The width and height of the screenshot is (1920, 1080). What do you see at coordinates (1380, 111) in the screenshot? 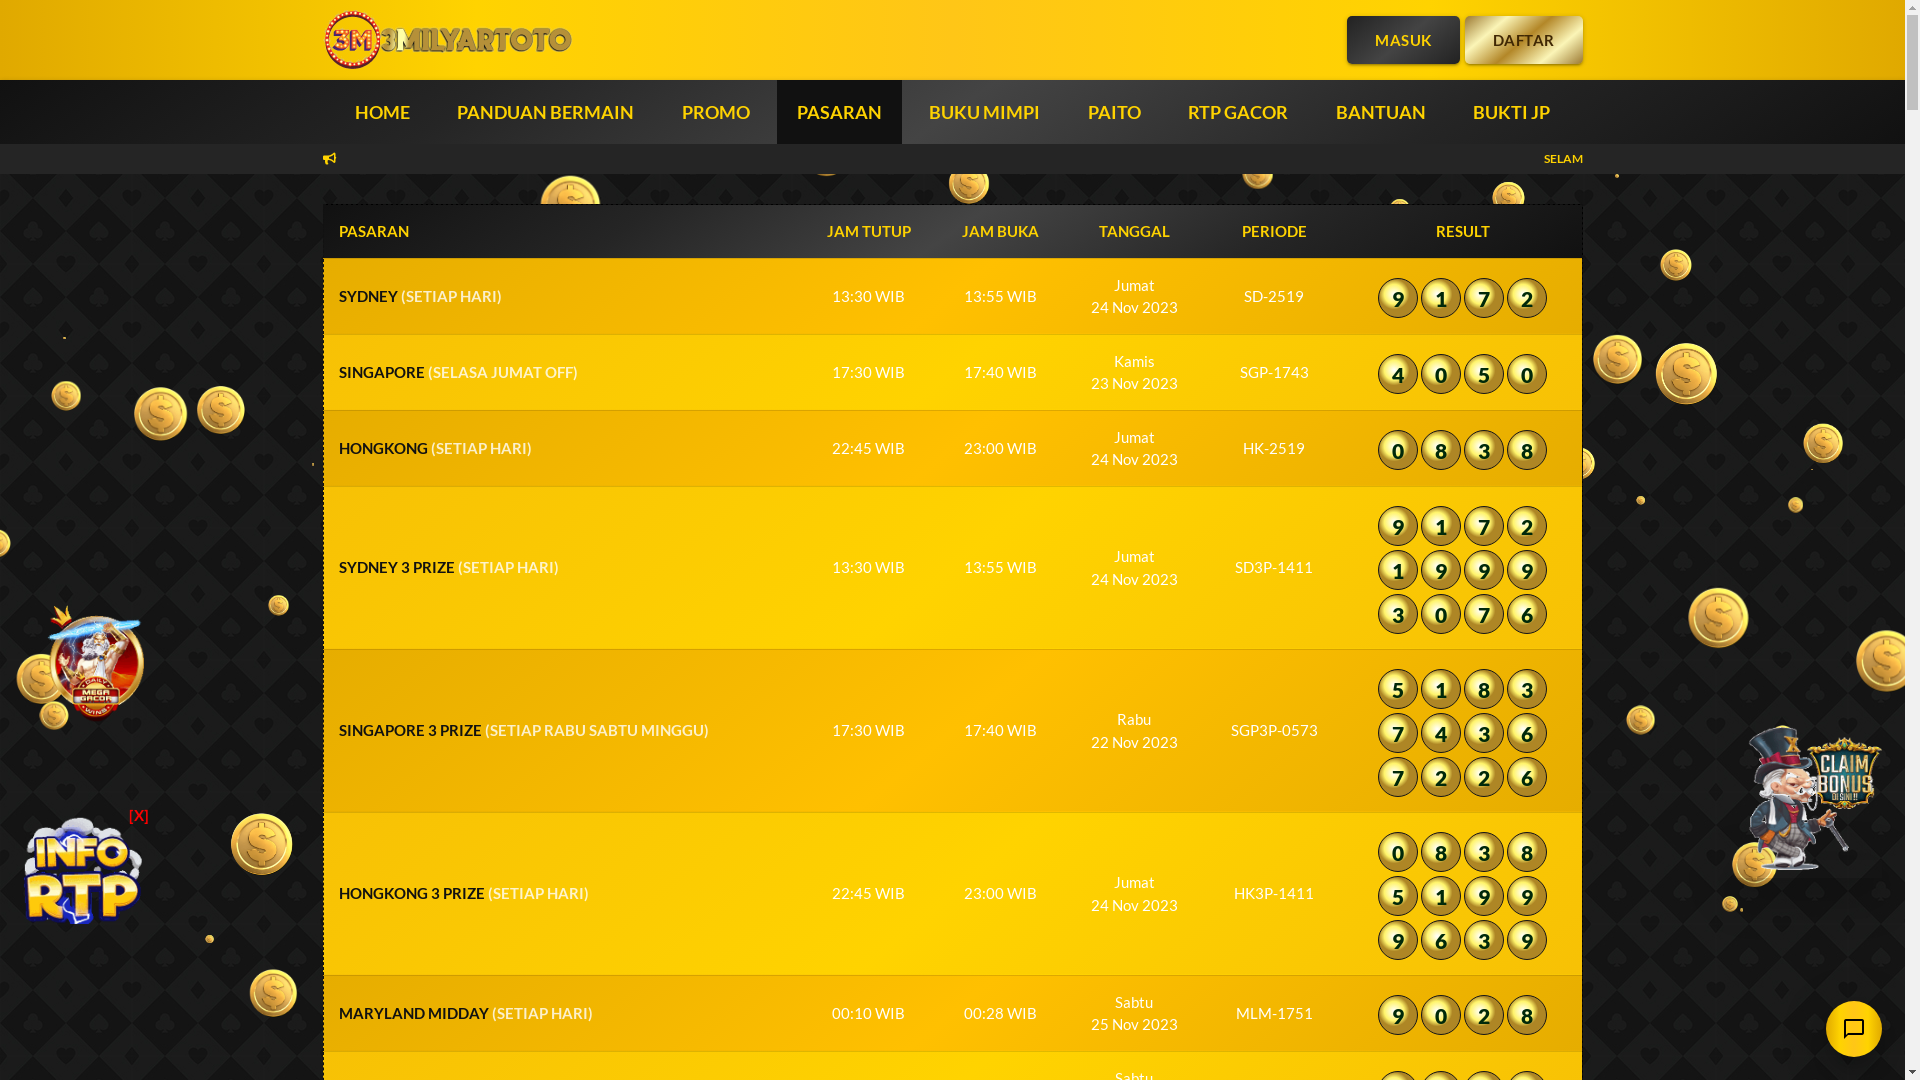
I see `'BANTUAN'` at bounding box center [1380, 111].